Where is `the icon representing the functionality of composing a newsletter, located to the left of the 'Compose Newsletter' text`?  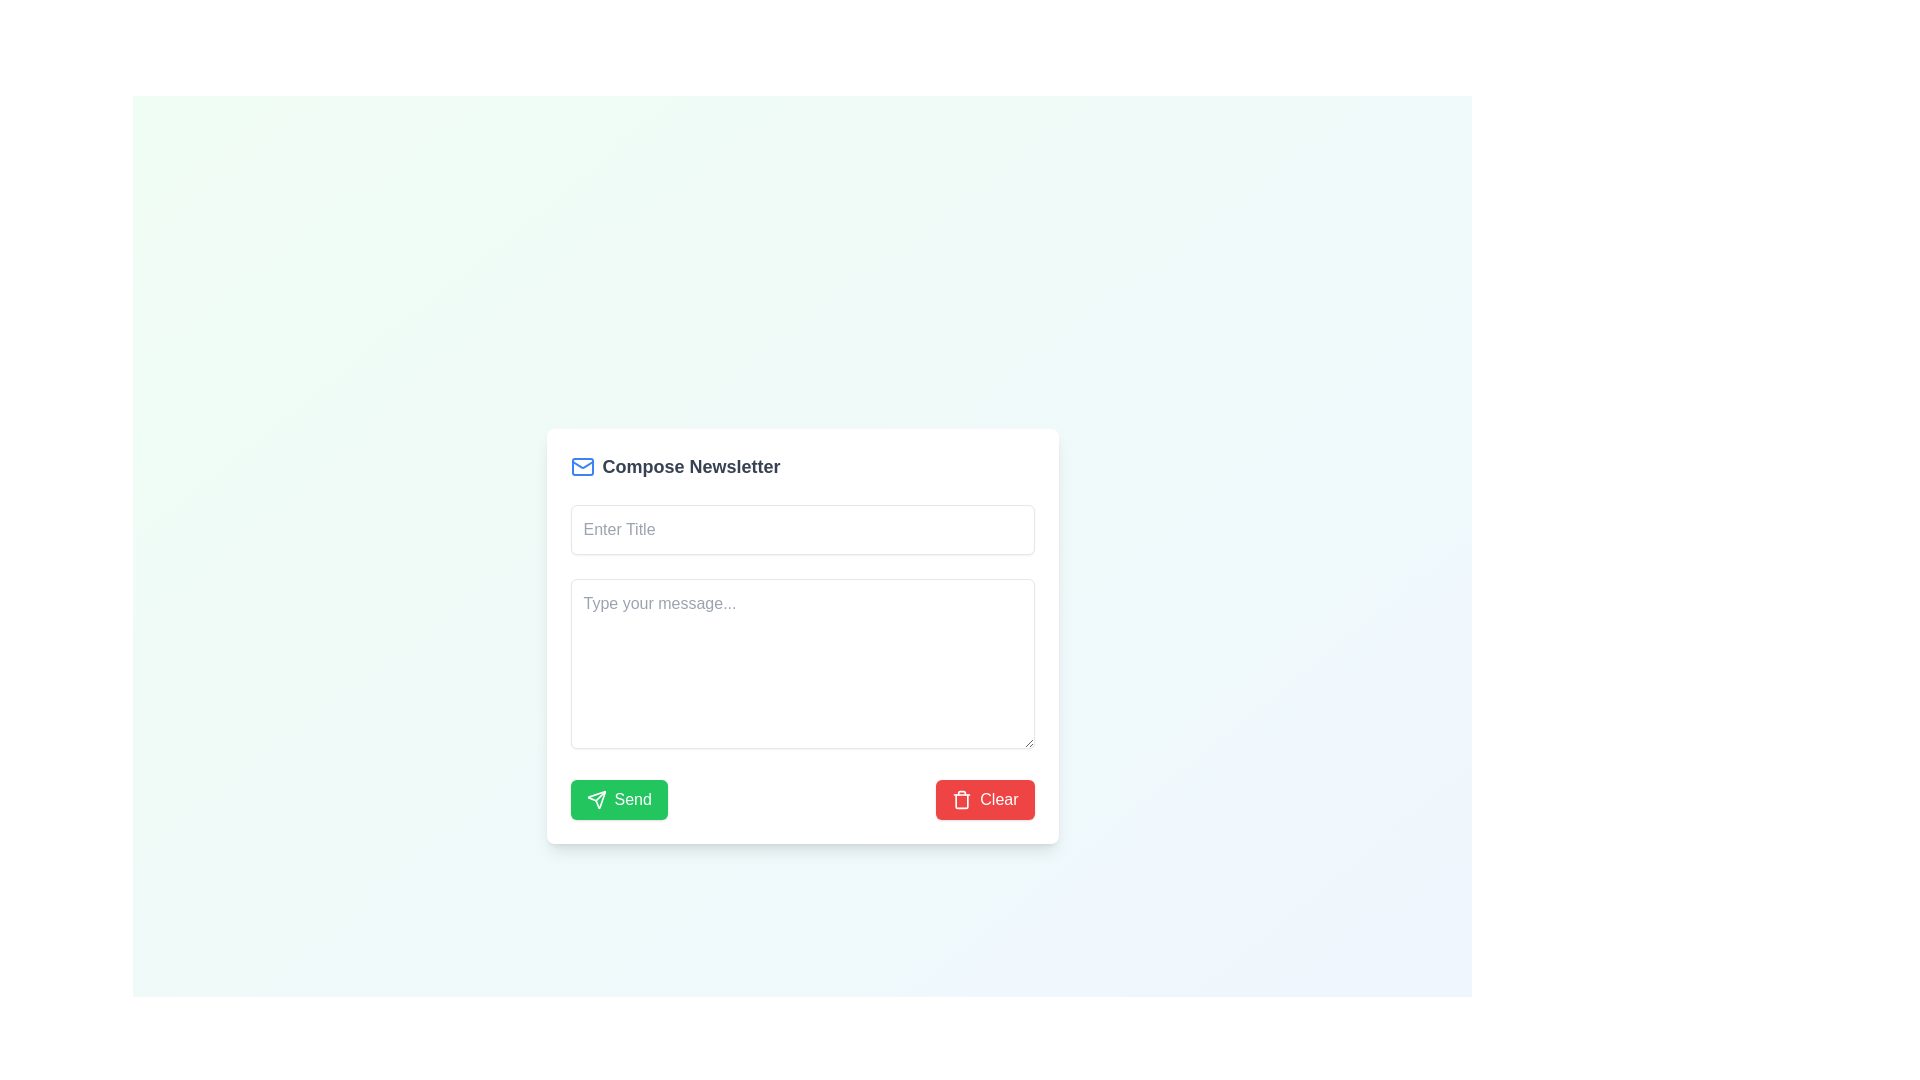
the icon representing the functionality of composing a newsletter, located to the left of the 'Compose Newsletter' text is located at coordinates (581, 466).